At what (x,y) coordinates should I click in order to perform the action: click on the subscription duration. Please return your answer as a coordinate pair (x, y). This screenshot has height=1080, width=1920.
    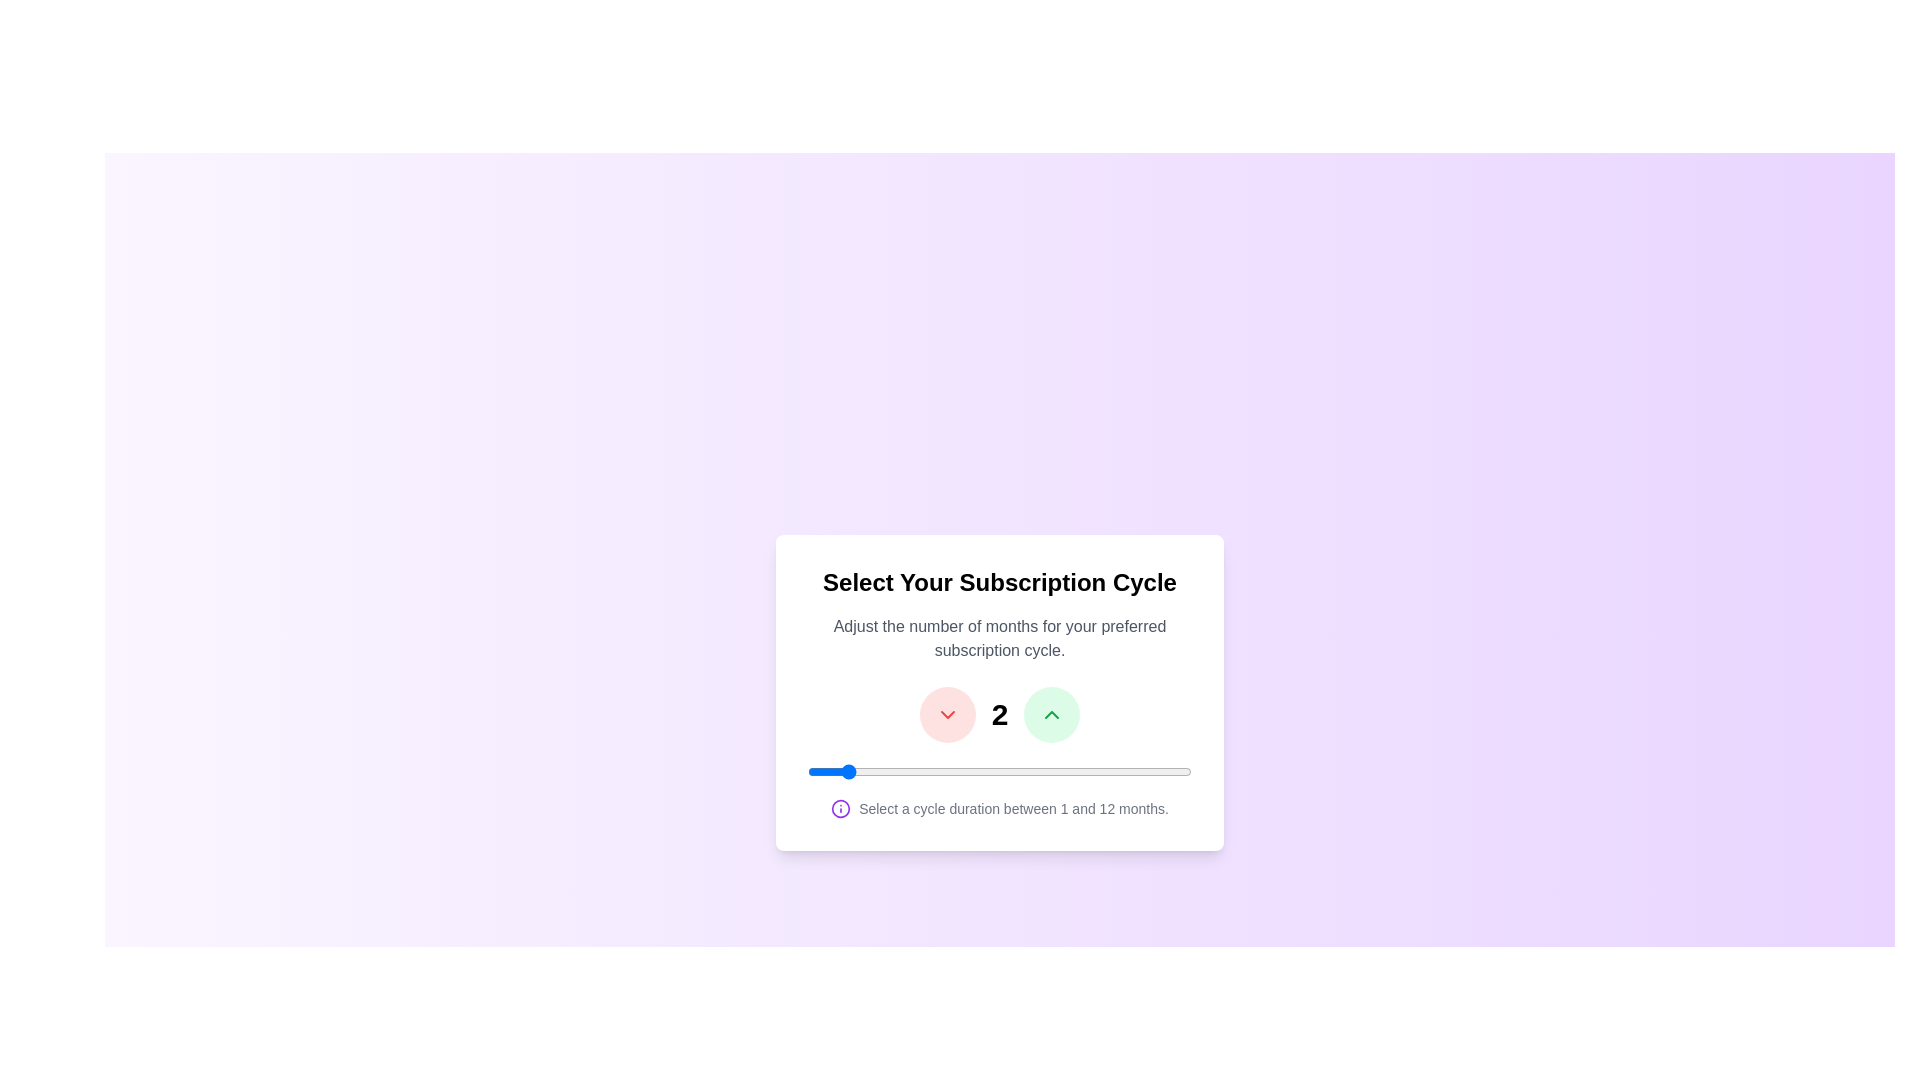
    Looking at the image, I should click on (911, 770).